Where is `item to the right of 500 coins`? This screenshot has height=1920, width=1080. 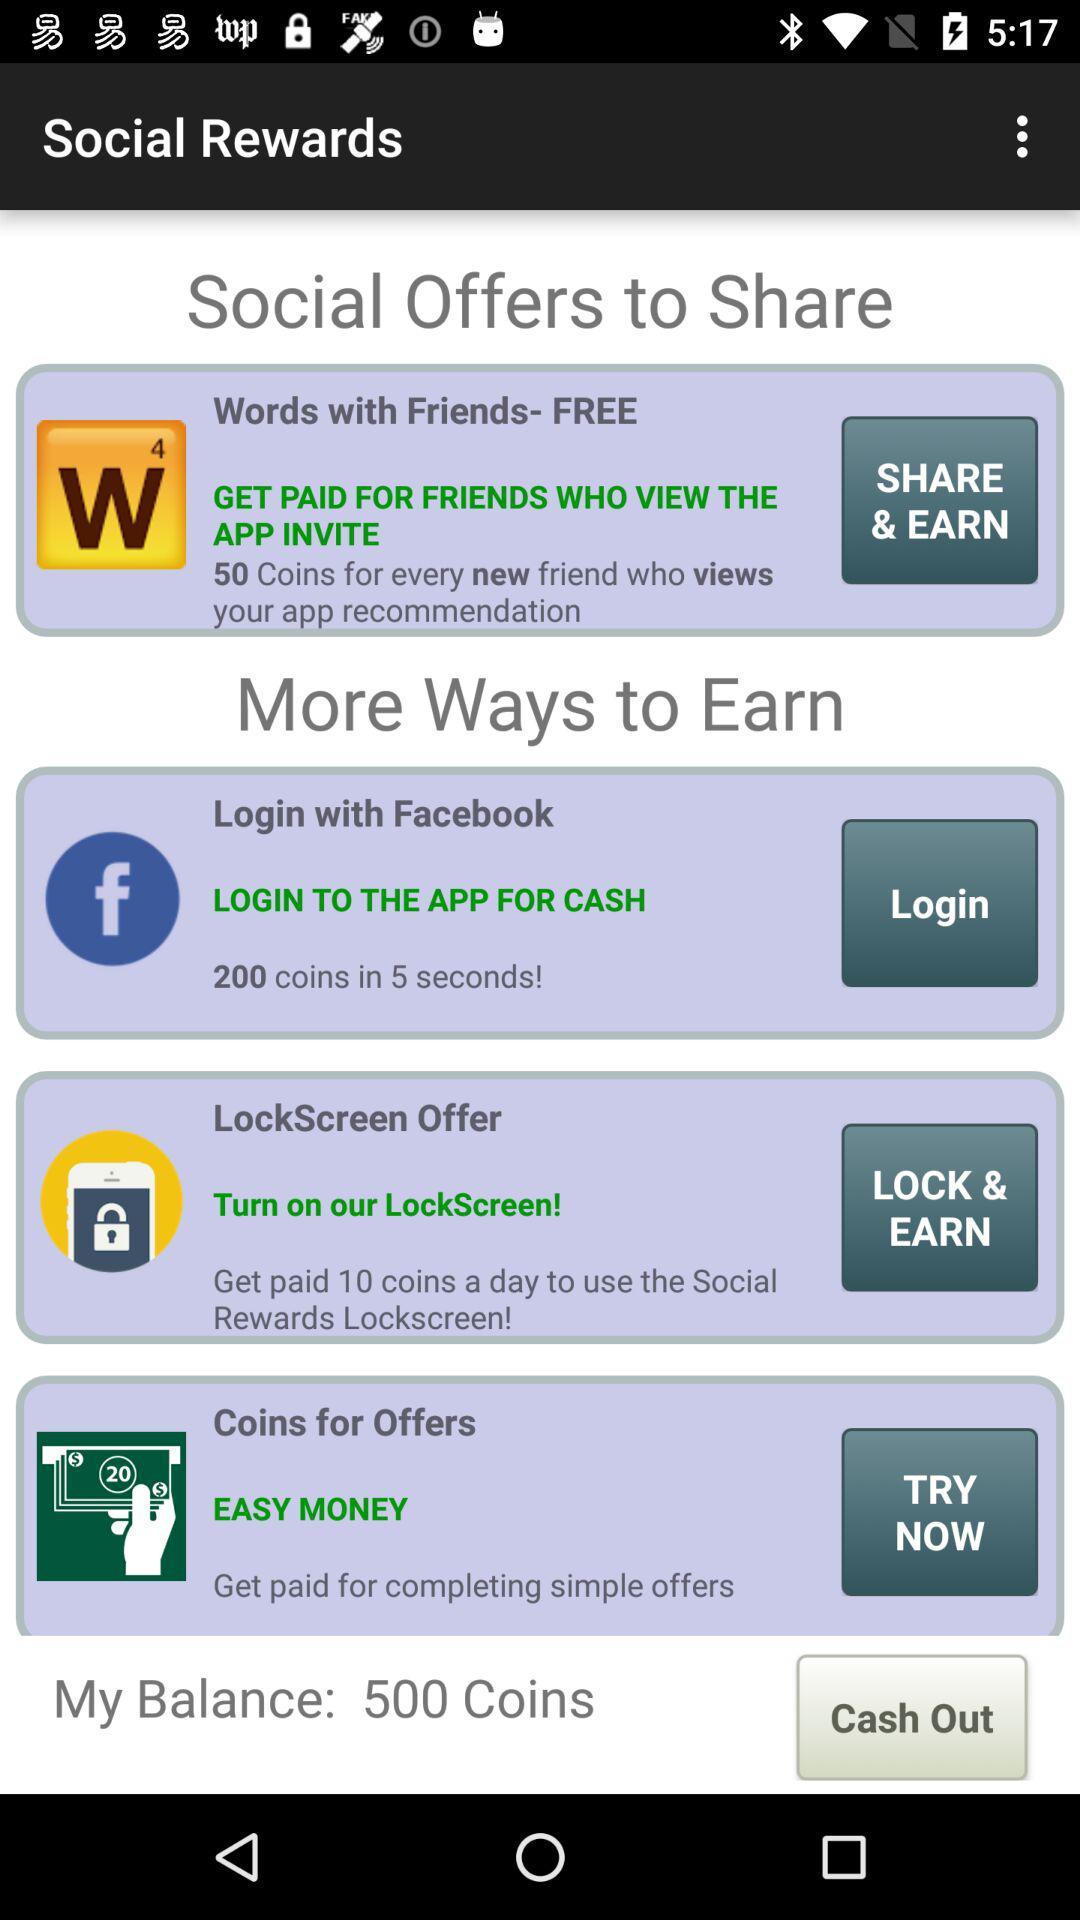 item to the right of 500 coins is located at coordinates (911, 1716).